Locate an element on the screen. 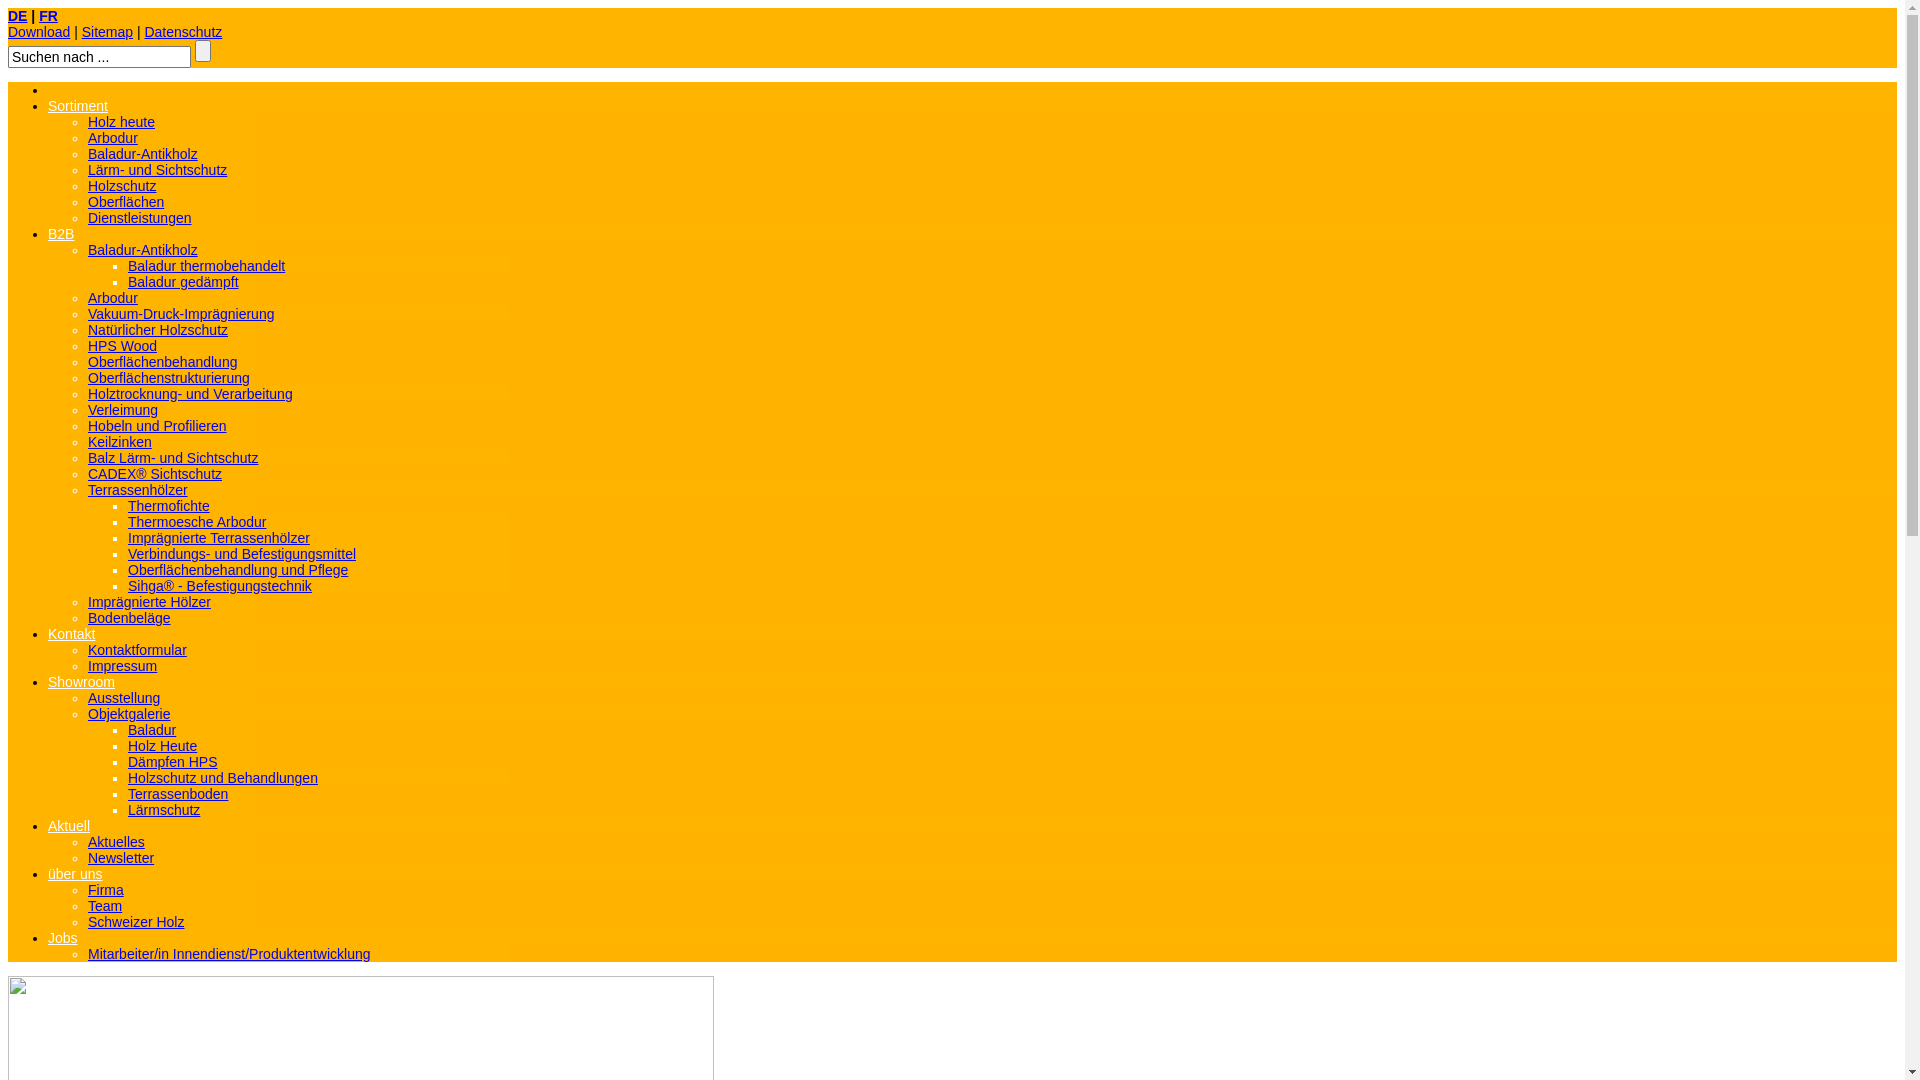 This screenshot has height=1080, width=1920. 'Thermofichte' is located at coordinates (168, 504).